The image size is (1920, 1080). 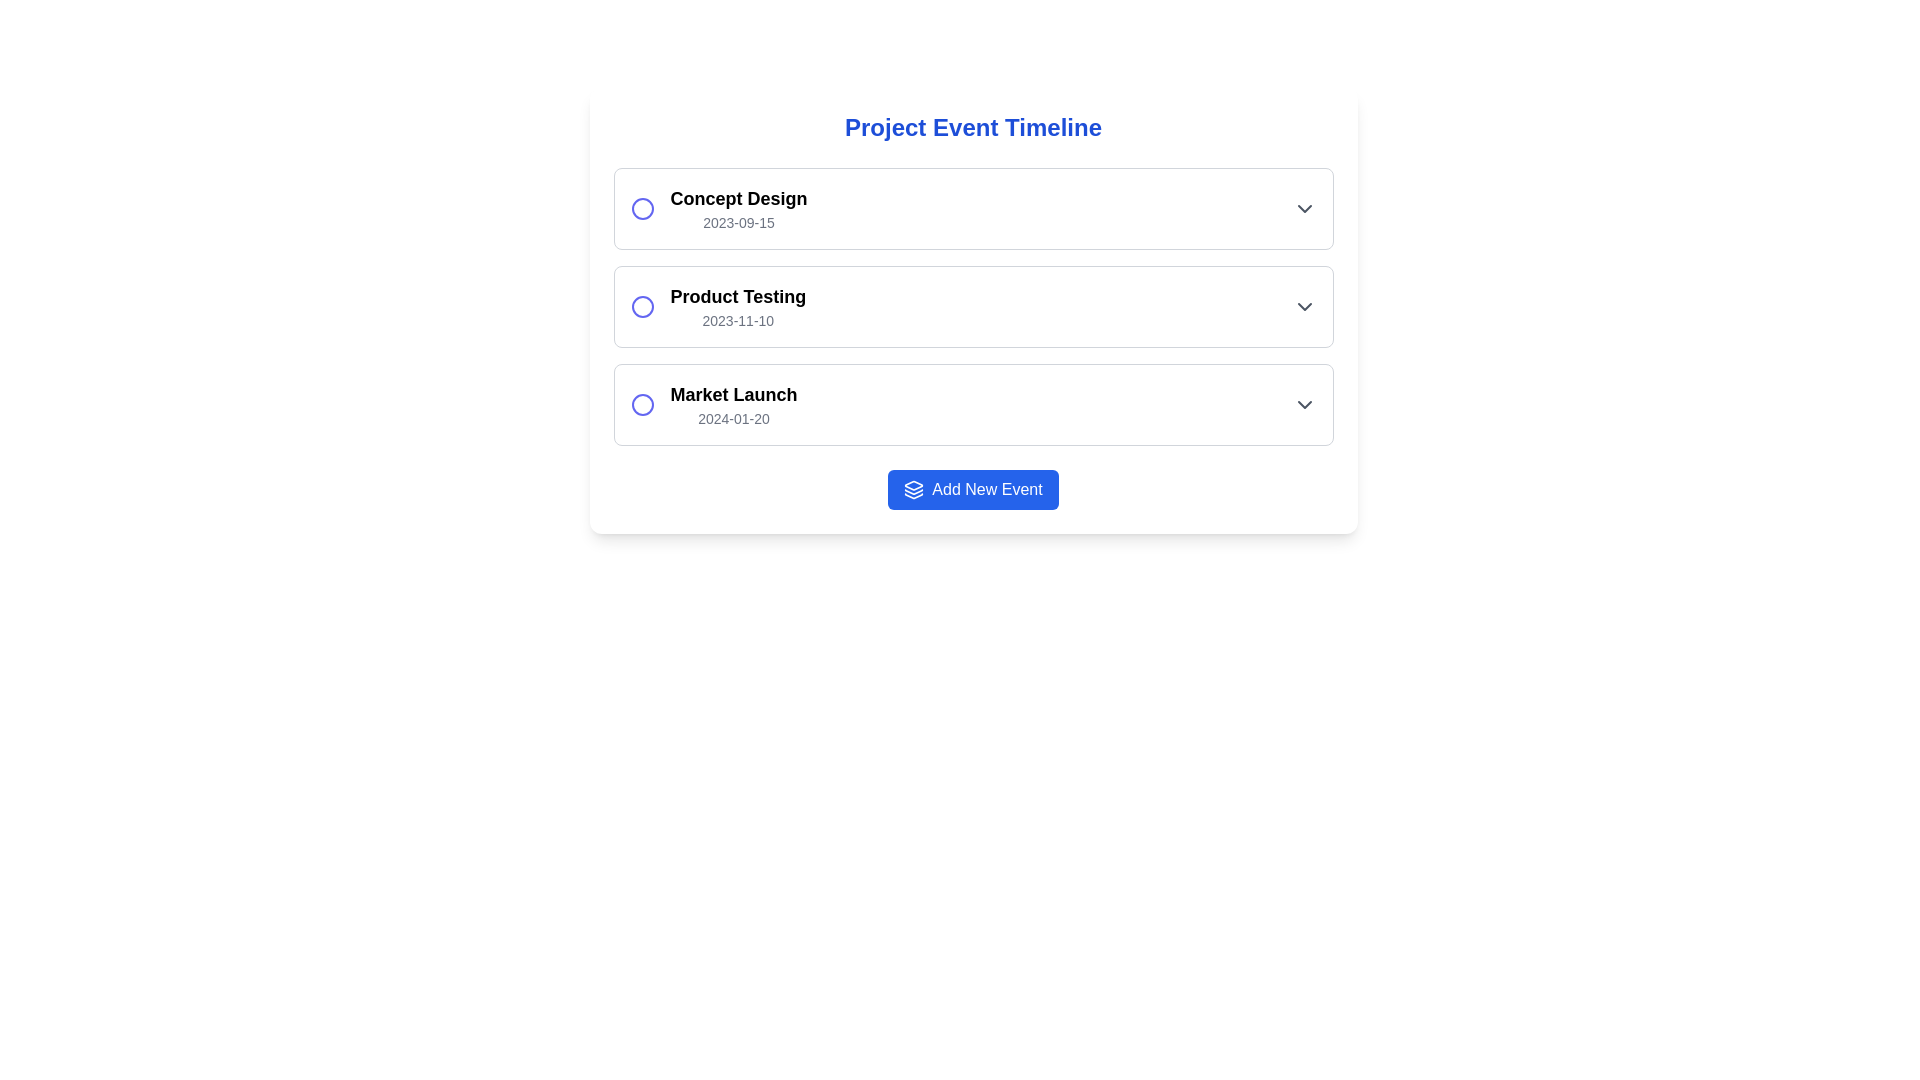 What do you see at coordinates (642, 405) in the screenshot?
I see `the radio button styled circle located to the left of the 'Market Launch' text` at bounding box center [642, 405].